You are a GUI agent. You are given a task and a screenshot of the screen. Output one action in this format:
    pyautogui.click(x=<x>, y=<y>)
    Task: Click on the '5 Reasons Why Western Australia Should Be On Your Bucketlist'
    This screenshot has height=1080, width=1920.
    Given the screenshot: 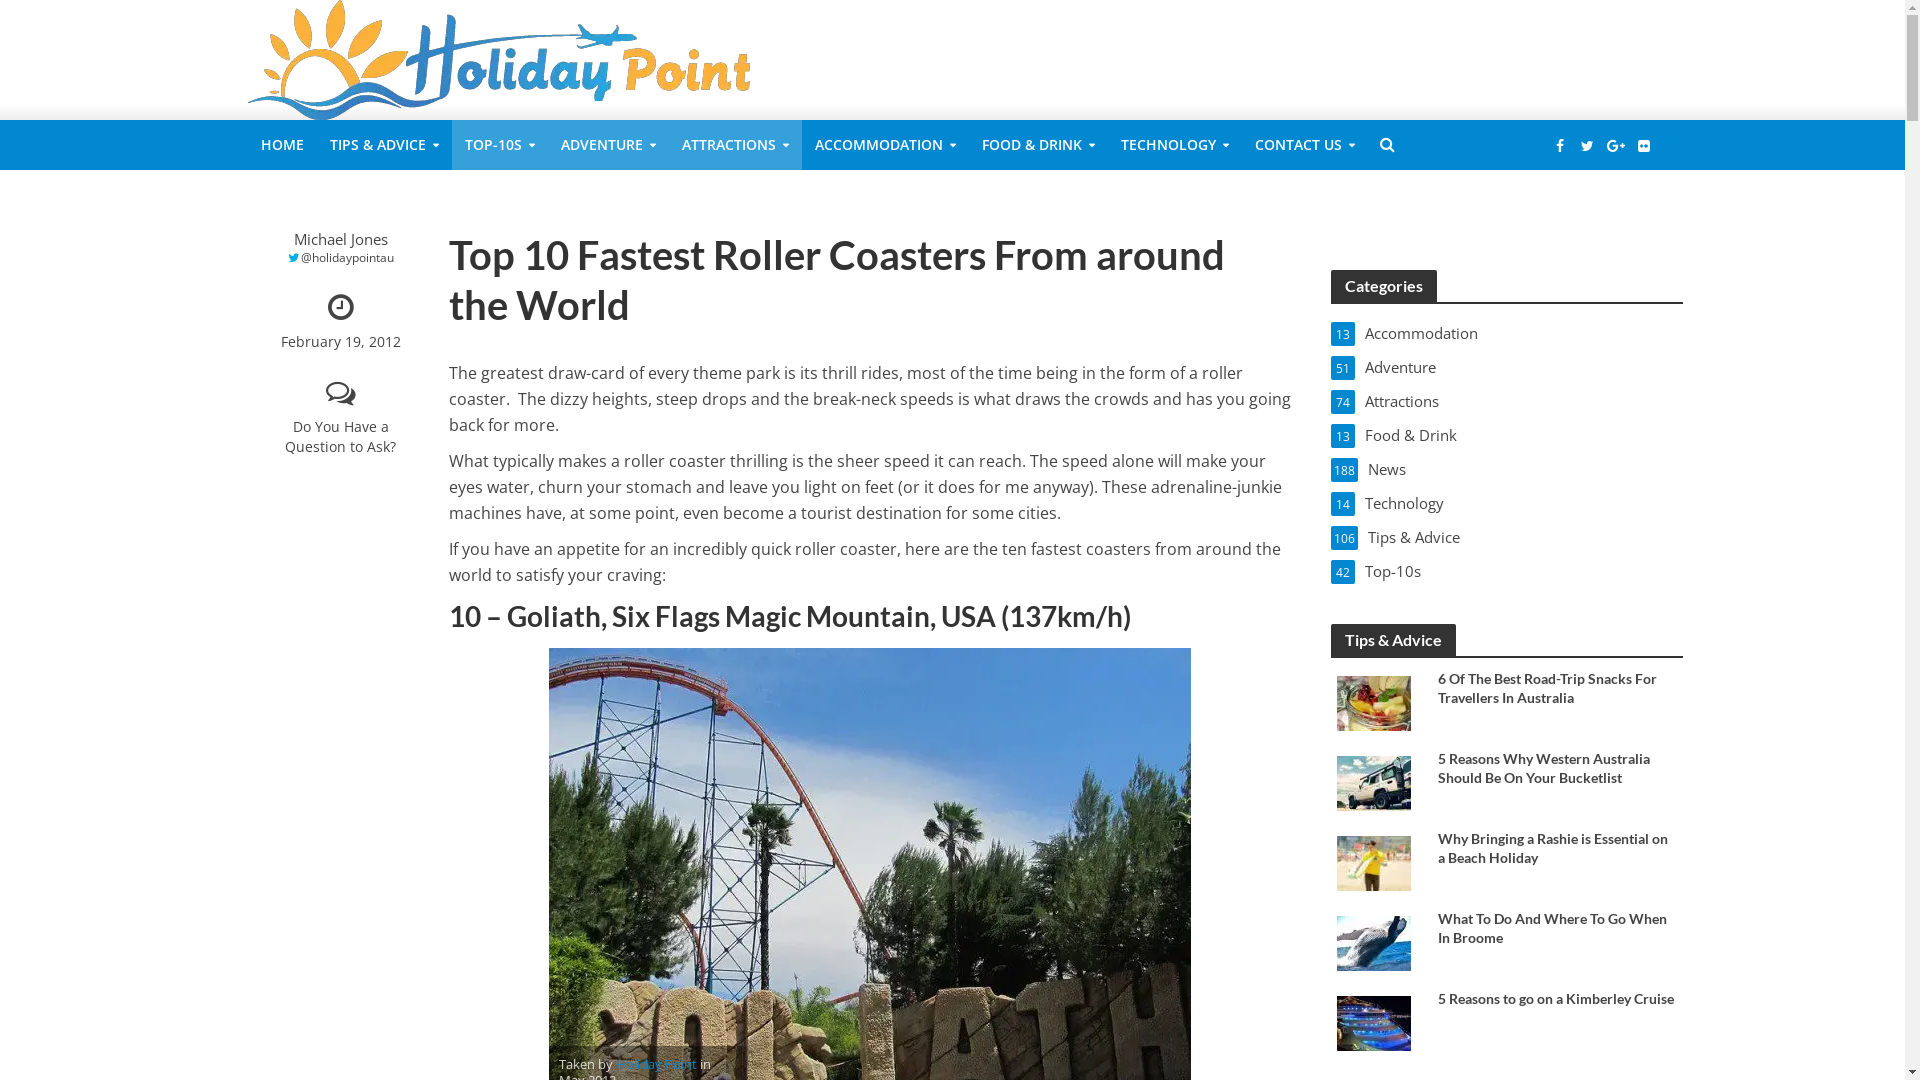 What is the action you would take?
    pyautogui.click(x=1437, y=766)
    